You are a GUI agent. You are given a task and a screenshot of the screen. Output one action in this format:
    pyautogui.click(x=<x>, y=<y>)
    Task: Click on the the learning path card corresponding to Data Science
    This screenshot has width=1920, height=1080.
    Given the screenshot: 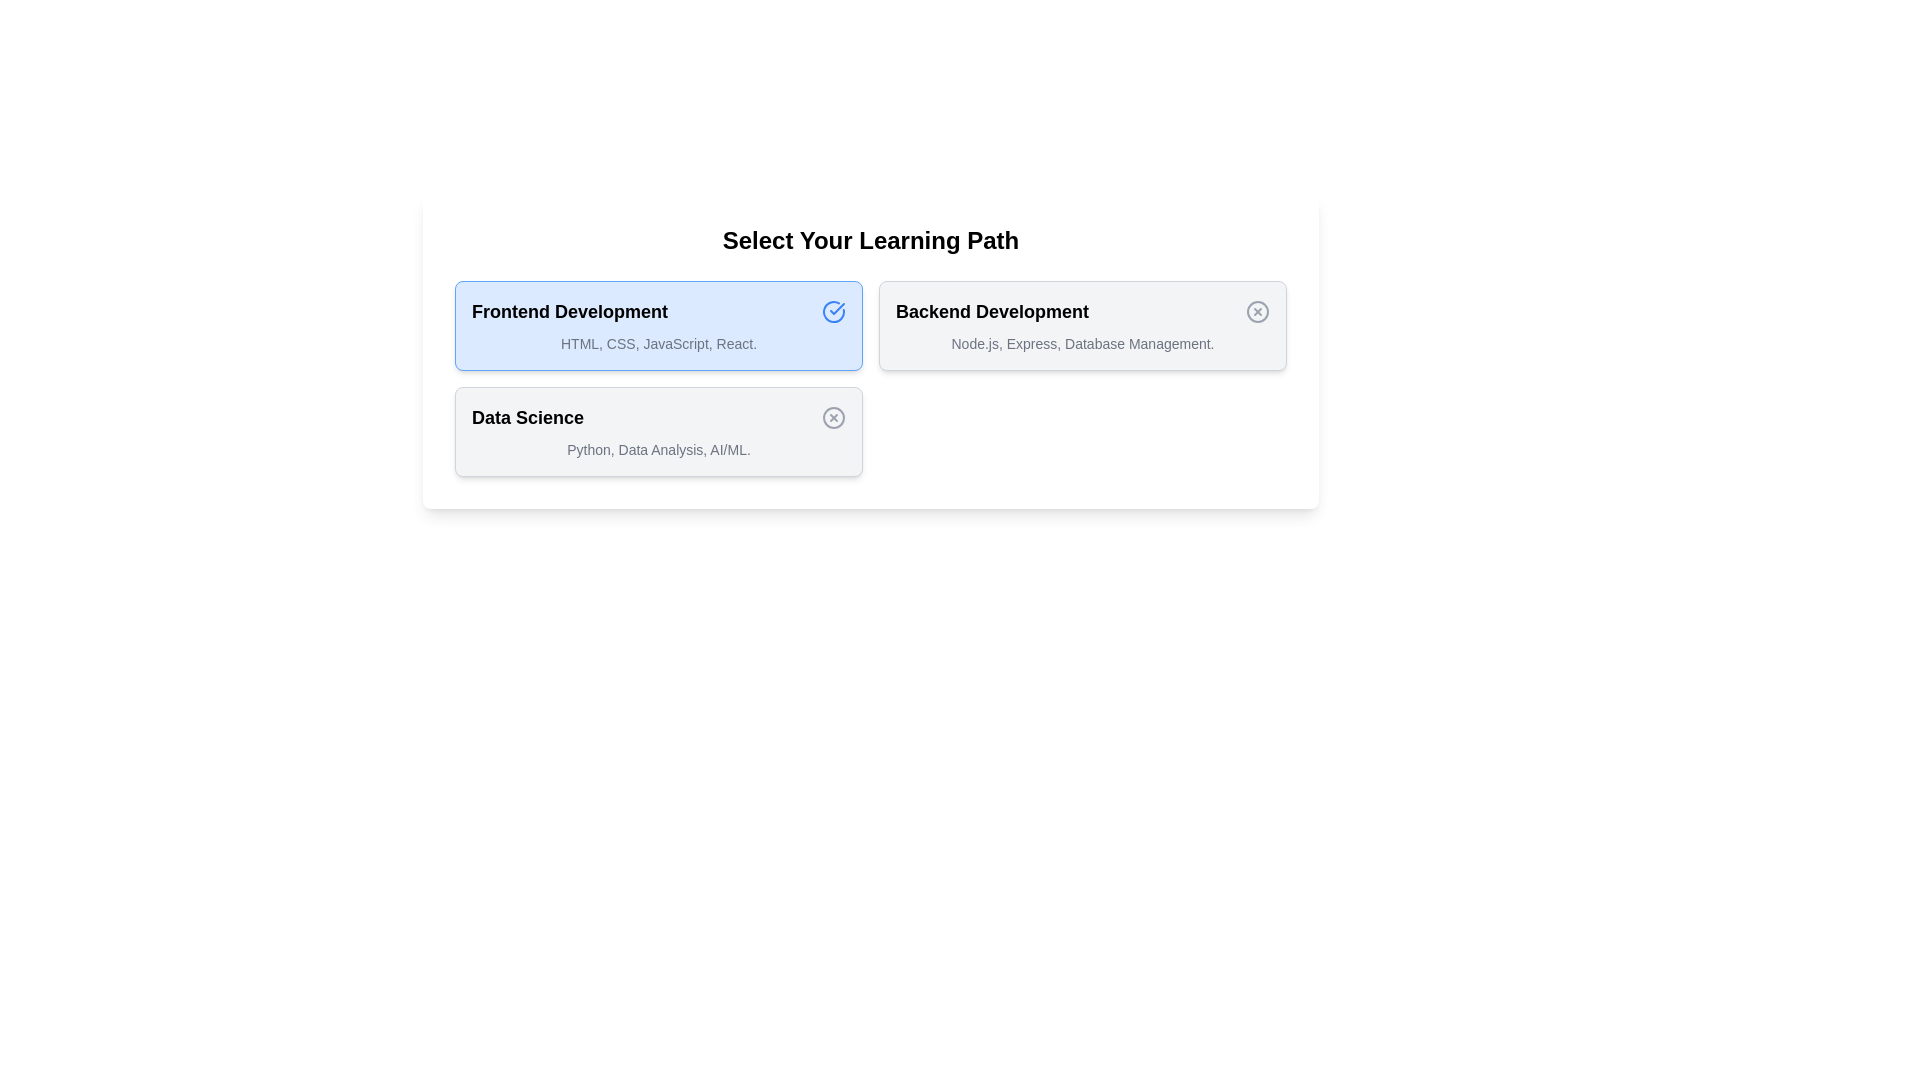 What is the action you would take?
    pyautogui.click(x=658, y=431)
    